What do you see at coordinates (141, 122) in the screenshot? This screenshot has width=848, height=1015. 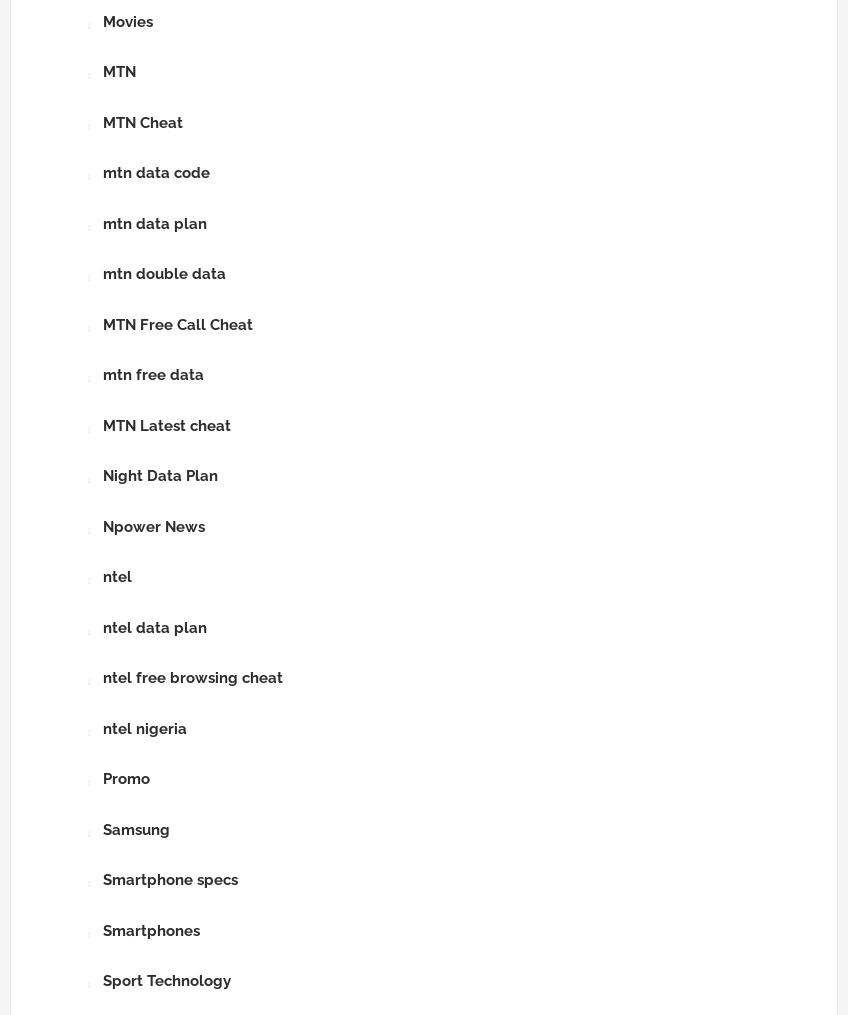 I see `'MTN Cheat'` at bounding box center [141, 122].